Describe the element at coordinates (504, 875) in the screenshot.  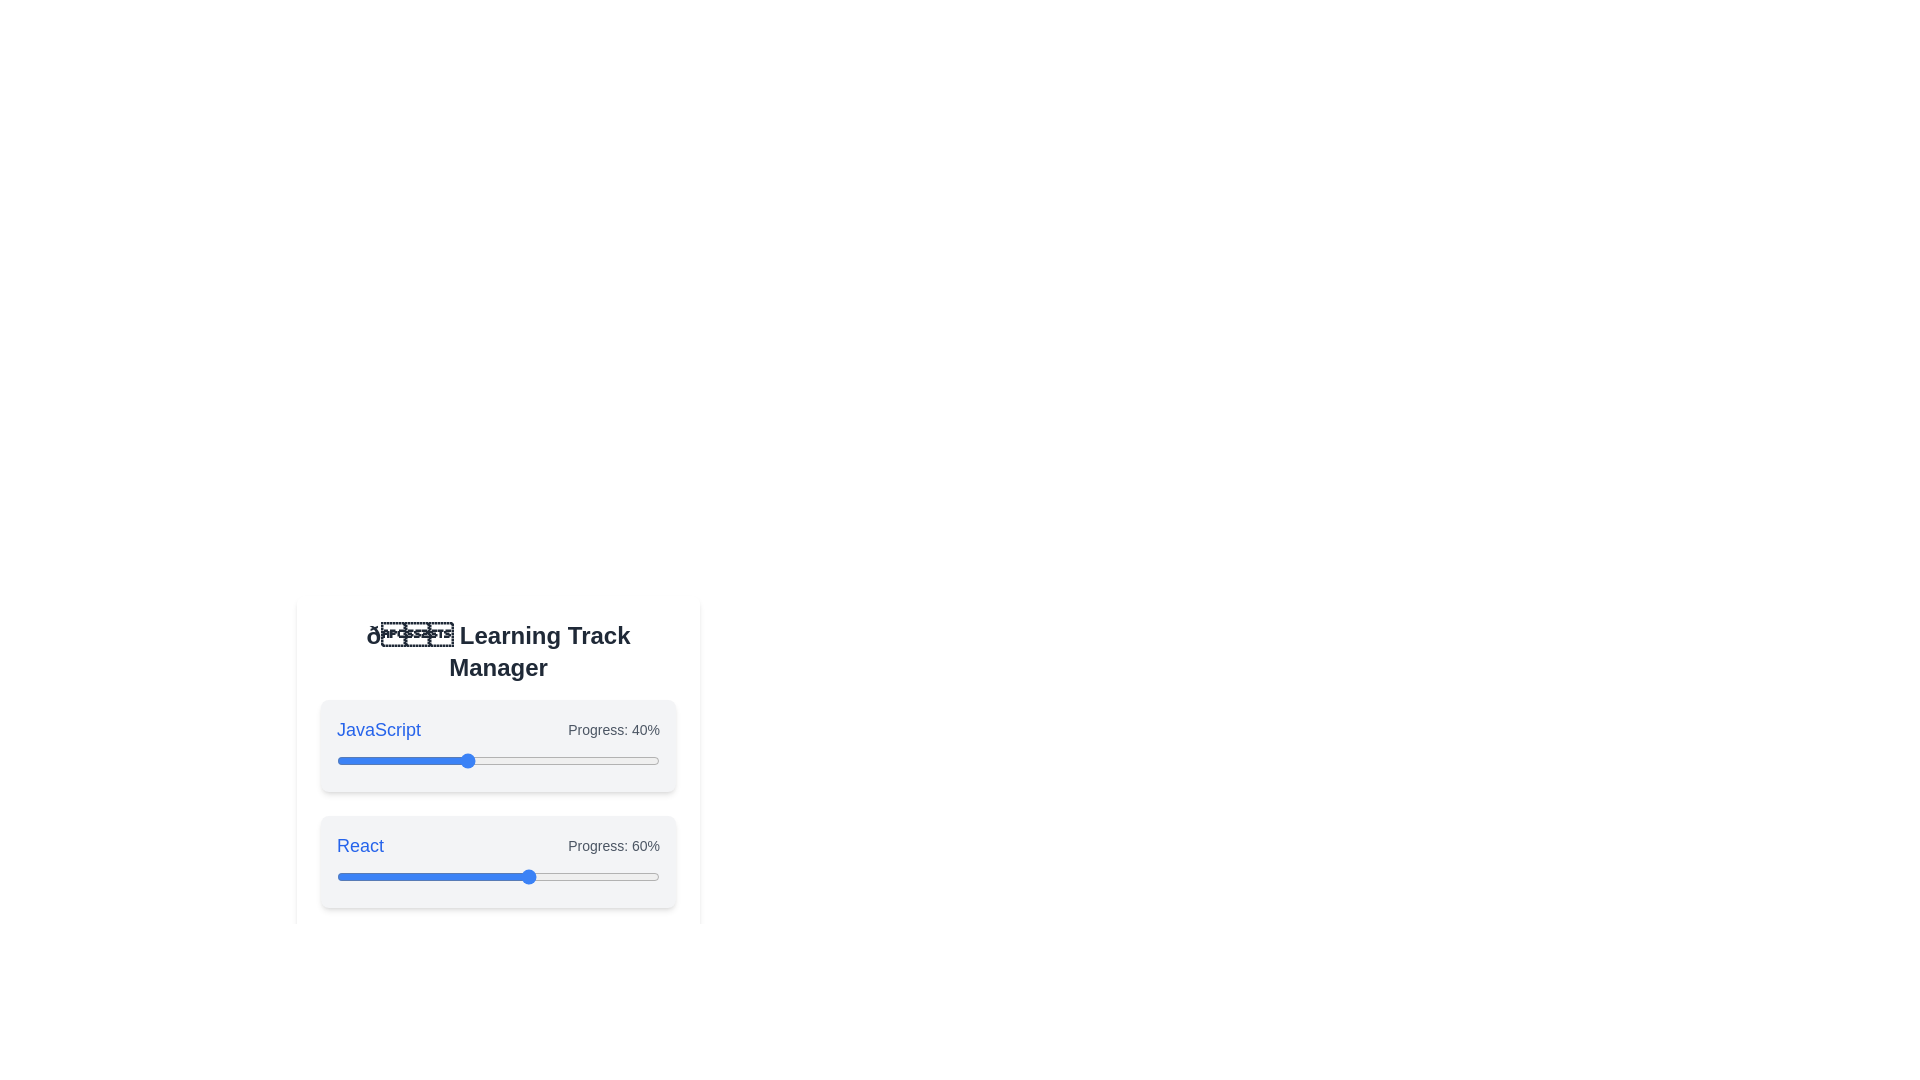
I see `the progress` at that location.